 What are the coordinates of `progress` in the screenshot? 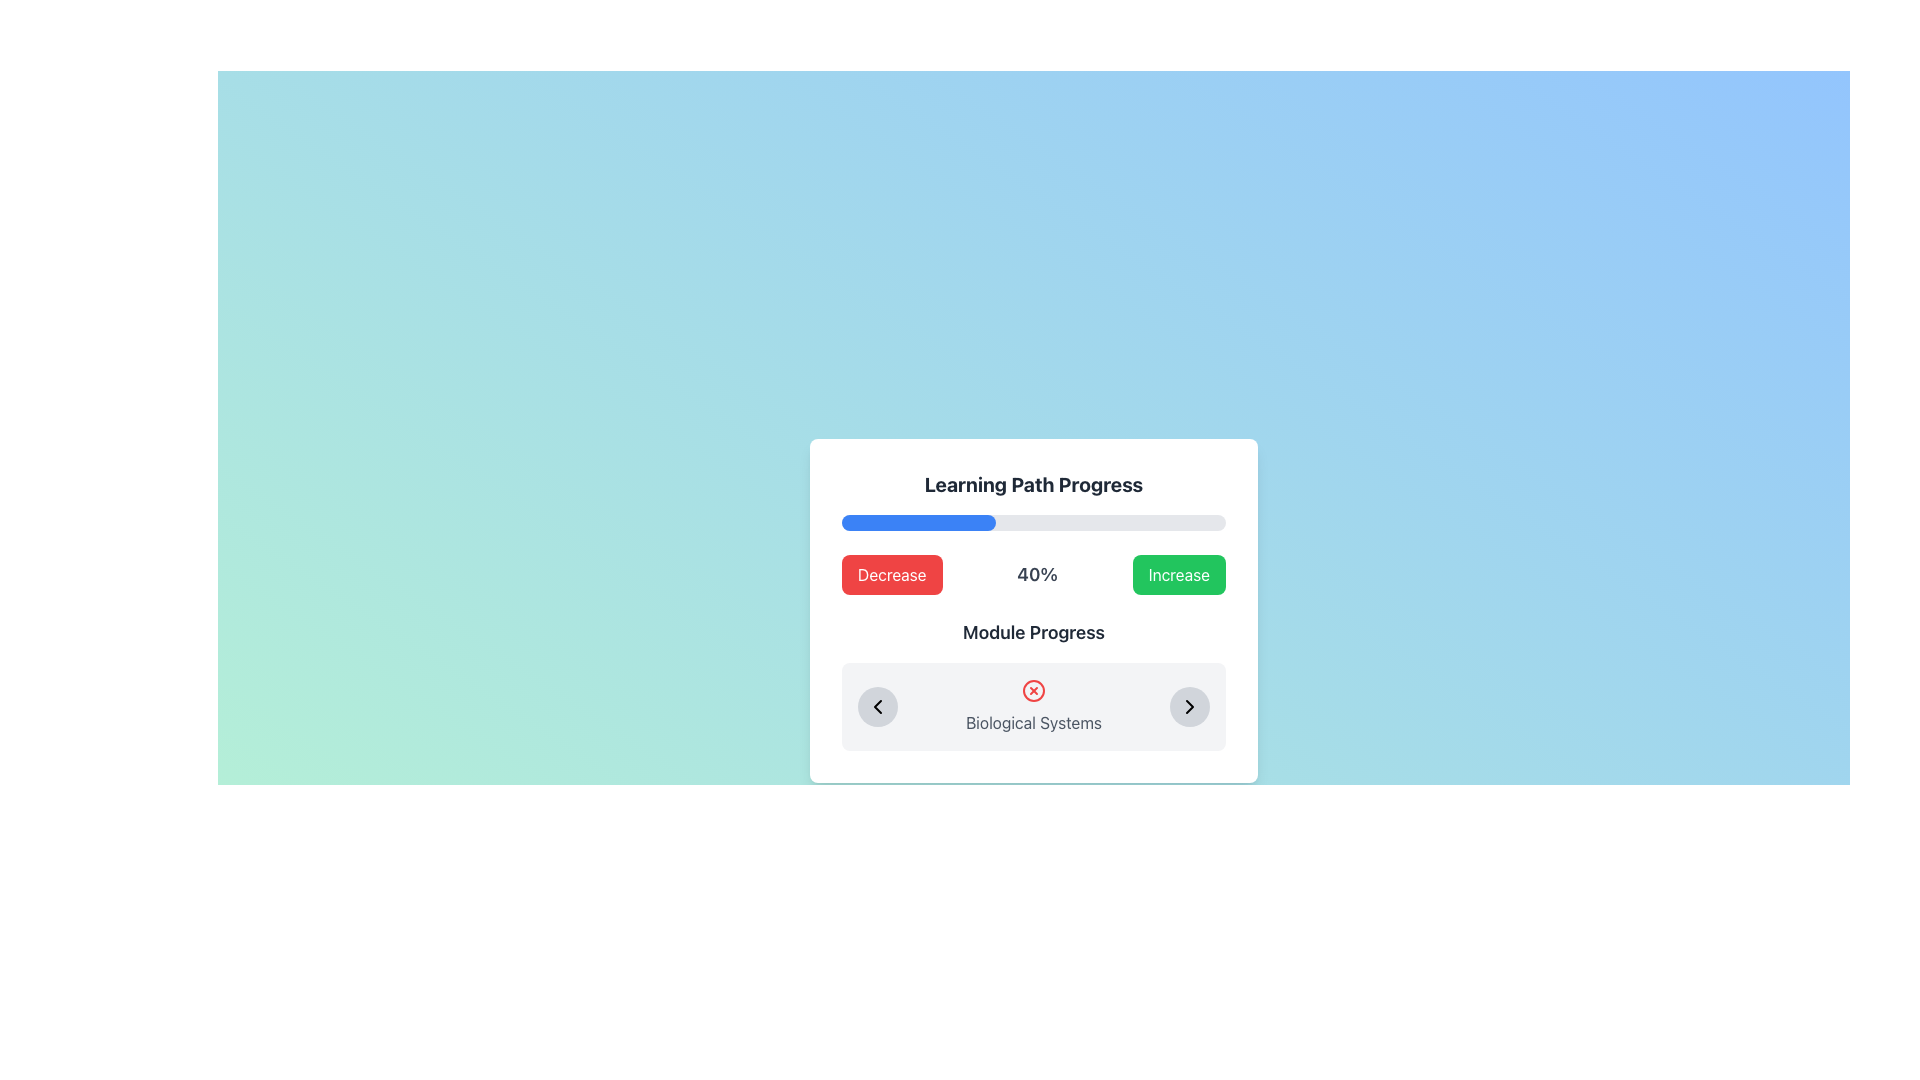 It's located at (1090, 522).